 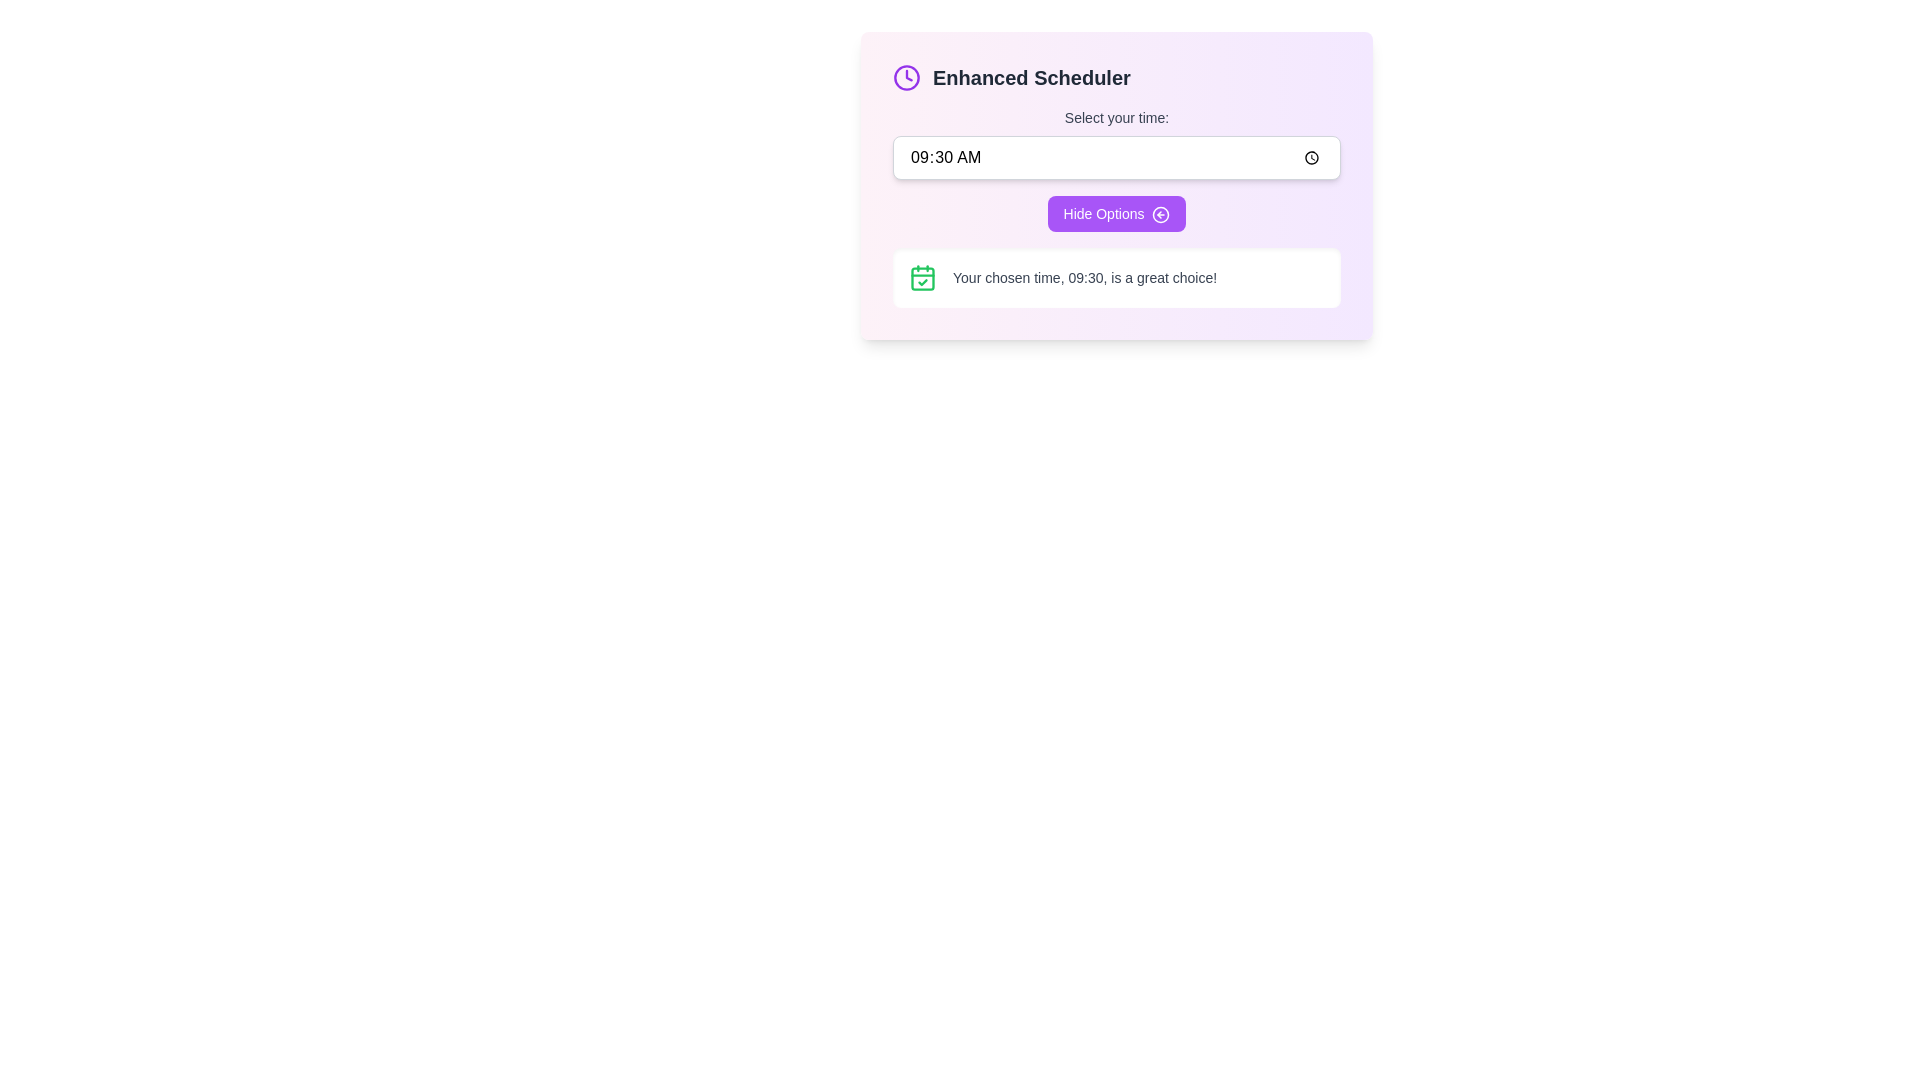 What do you see at coordinates (1032, 76) in the screenshot?
I see `the Text Label (Header/Title) located in the top-left corner of the interactive card-like UI, positioned to the right of the clock icon` at bounding box center [1032, 76].